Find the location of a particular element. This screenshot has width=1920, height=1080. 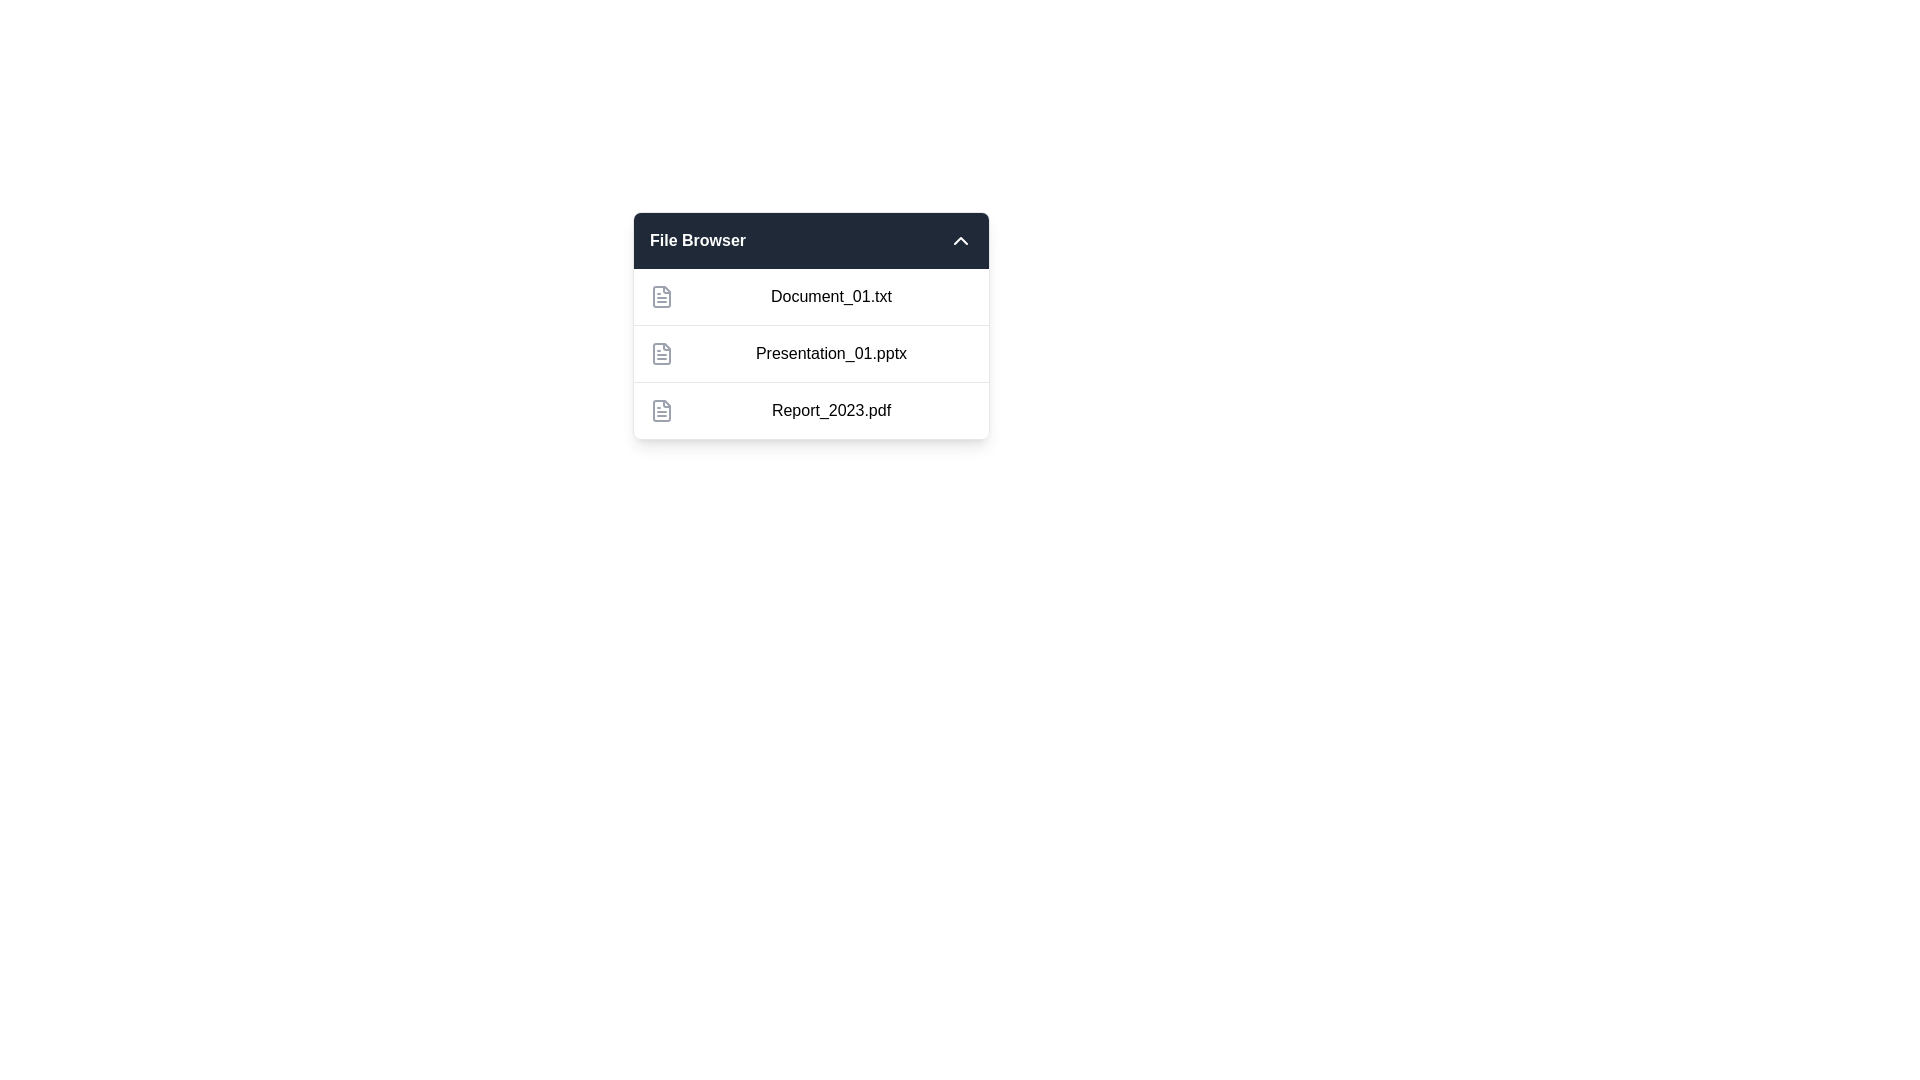

the file Presentation_01.pptx from the list is located at coordinates (811, 352).